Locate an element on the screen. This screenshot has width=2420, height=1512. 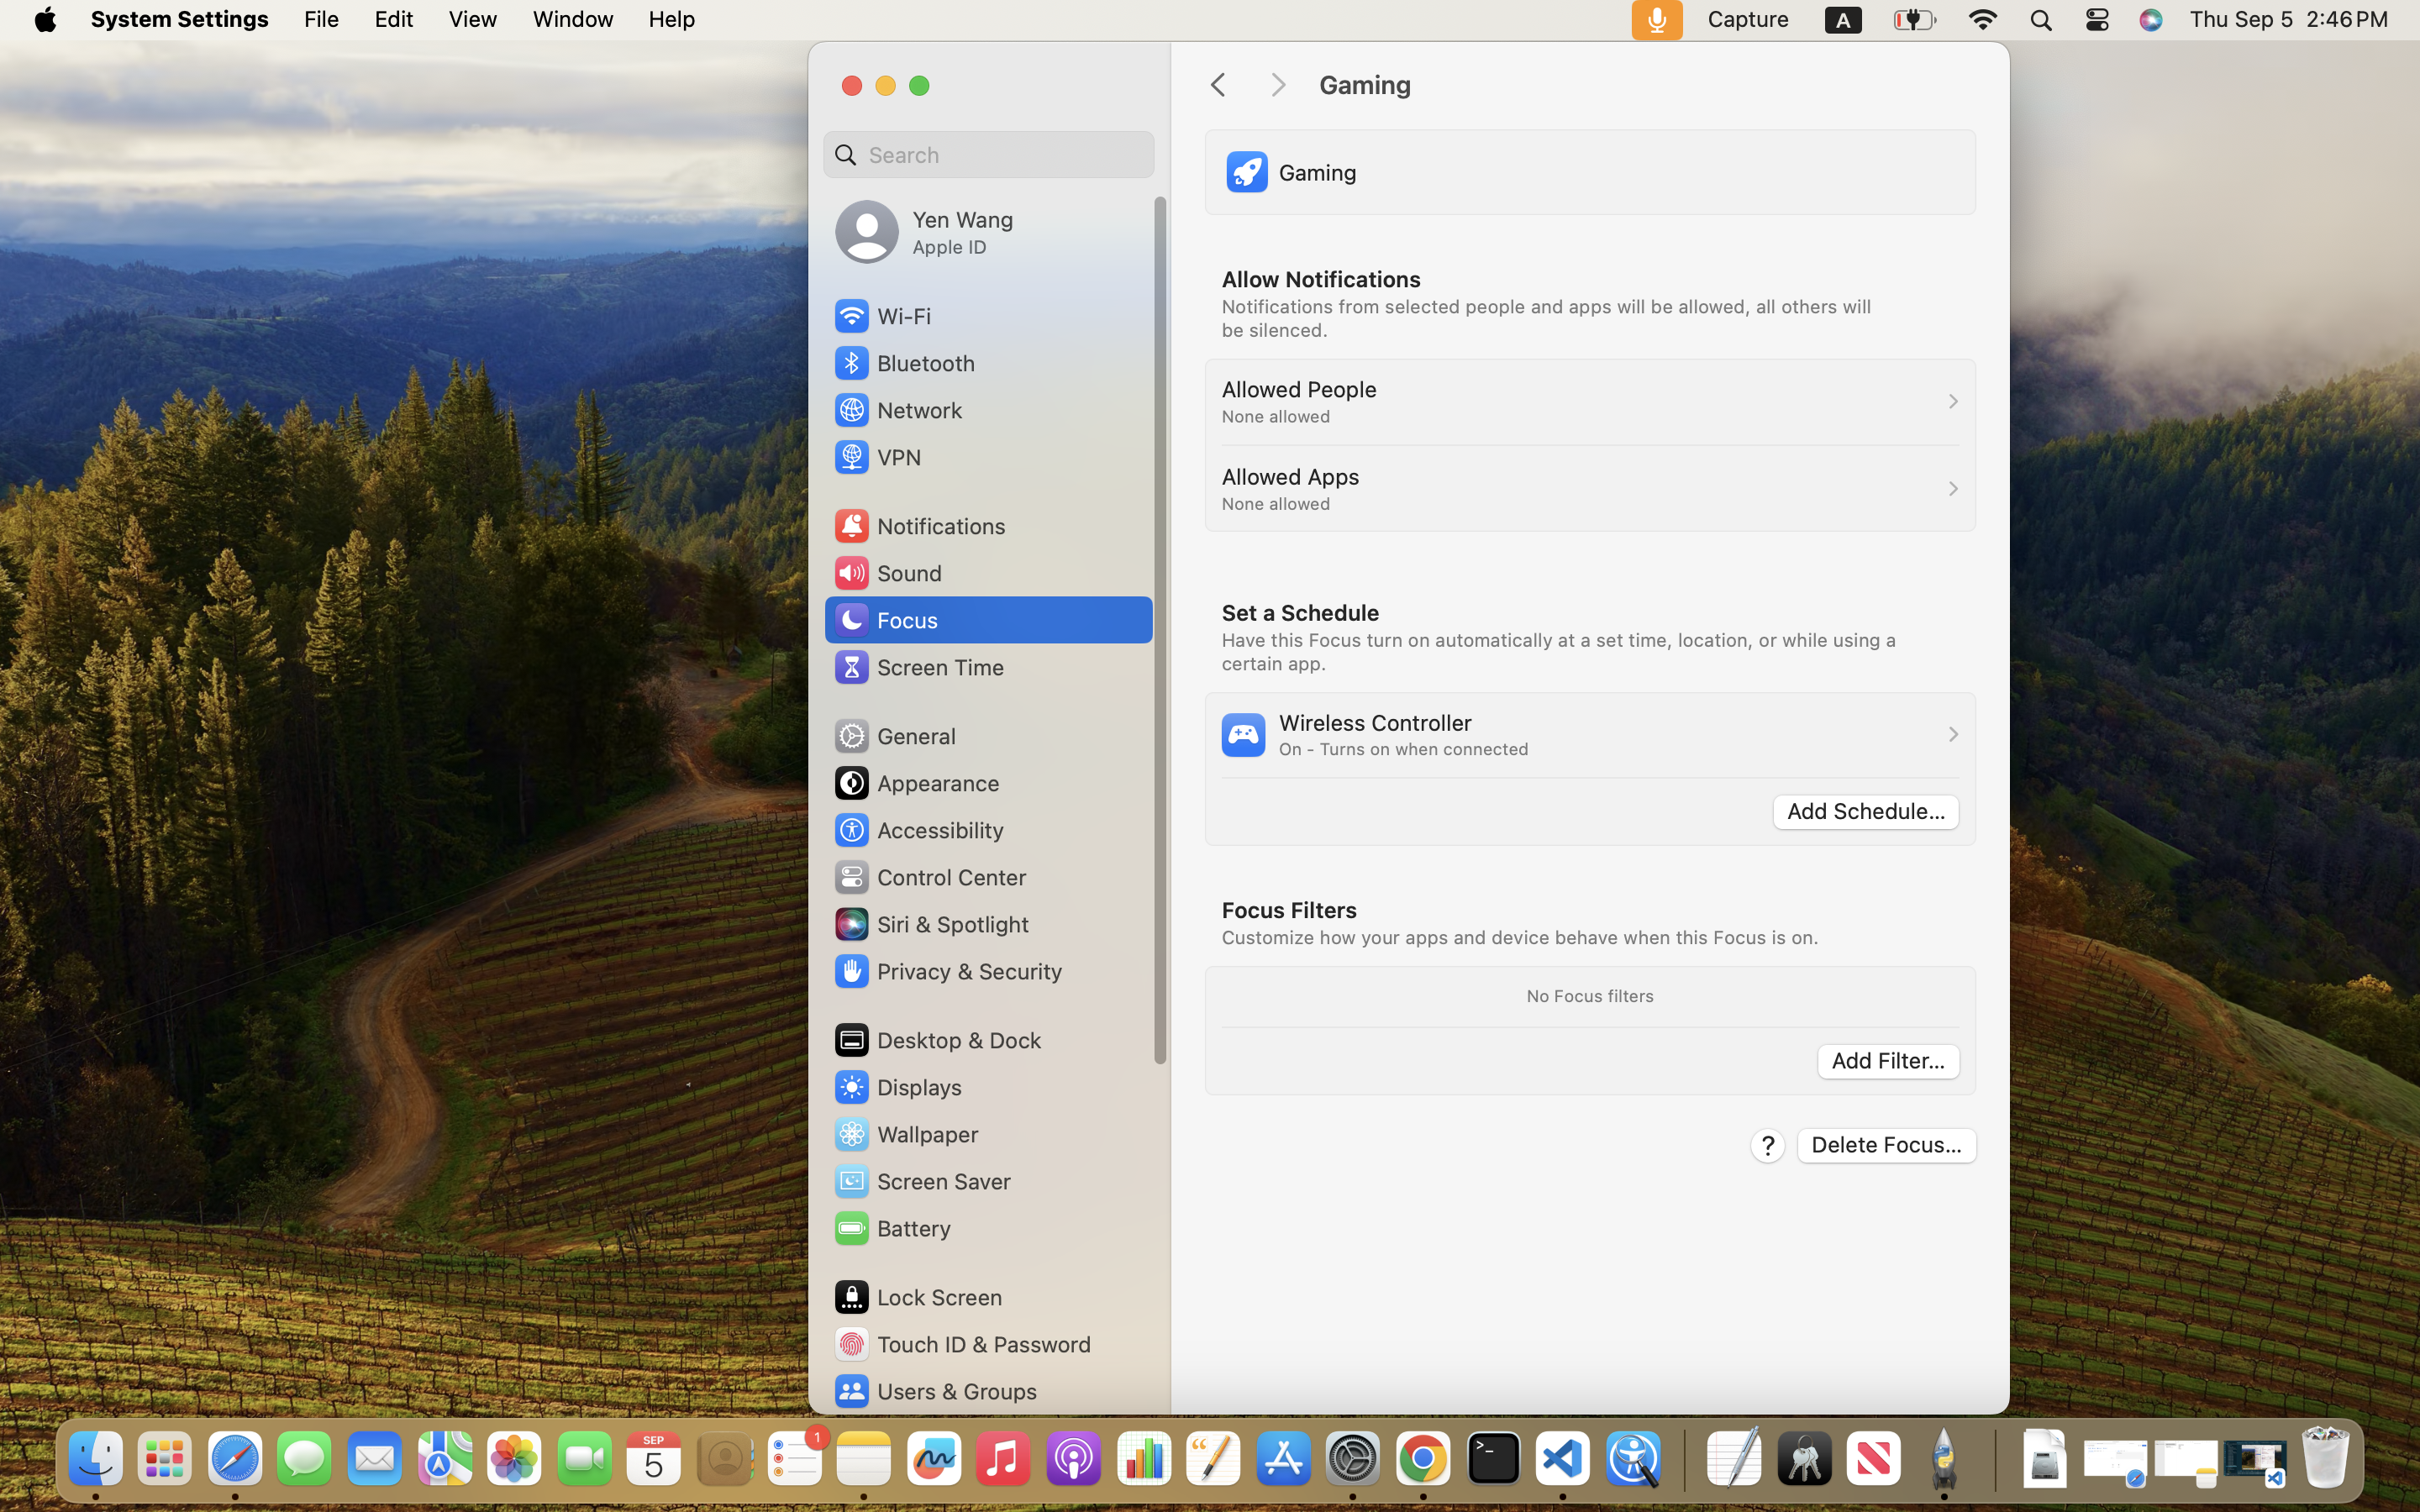
'0.4285714328289032' is located at coordinates (1681, 1459).